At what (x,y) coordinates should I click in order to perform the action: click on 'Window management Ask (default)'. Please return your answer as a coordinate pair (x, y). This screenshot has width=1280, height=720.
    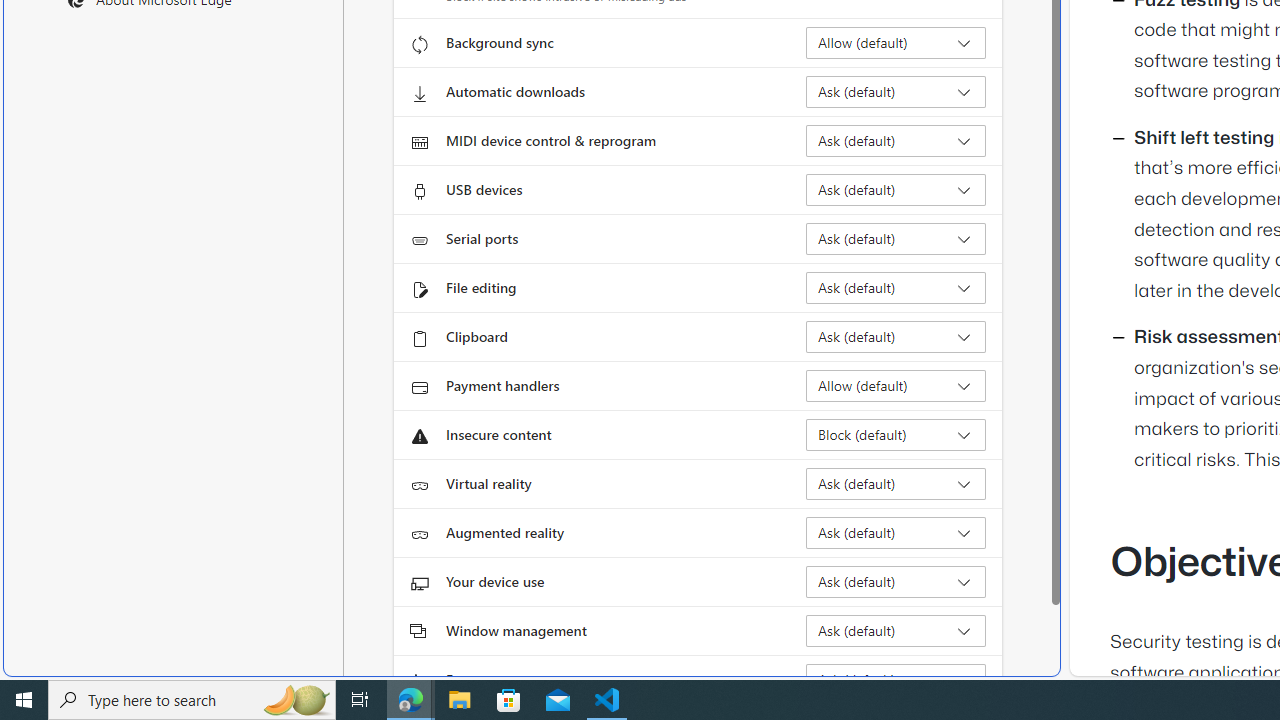
    Looking at the image, I should click on (895, 631).